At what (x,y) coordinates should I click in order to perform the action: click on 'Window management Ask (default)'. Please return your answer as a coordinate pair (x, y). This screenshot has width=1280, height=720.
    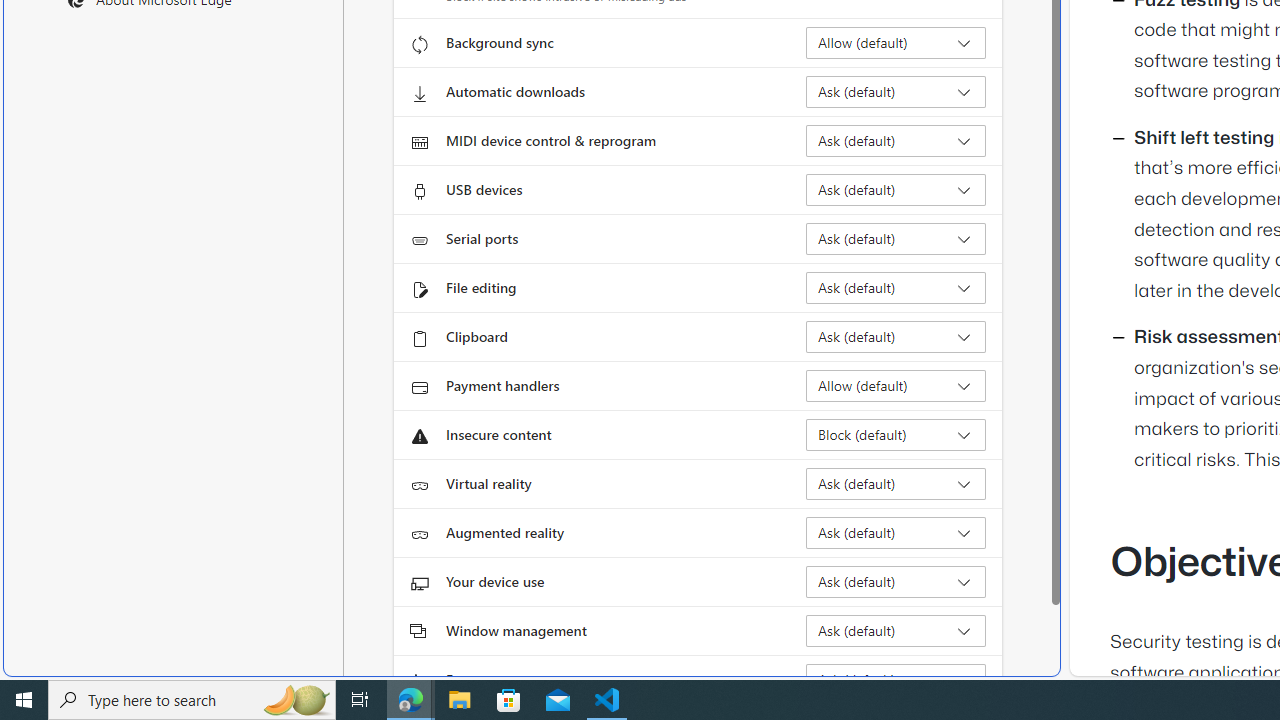
    Looking at the image, I should click on (895, 631).